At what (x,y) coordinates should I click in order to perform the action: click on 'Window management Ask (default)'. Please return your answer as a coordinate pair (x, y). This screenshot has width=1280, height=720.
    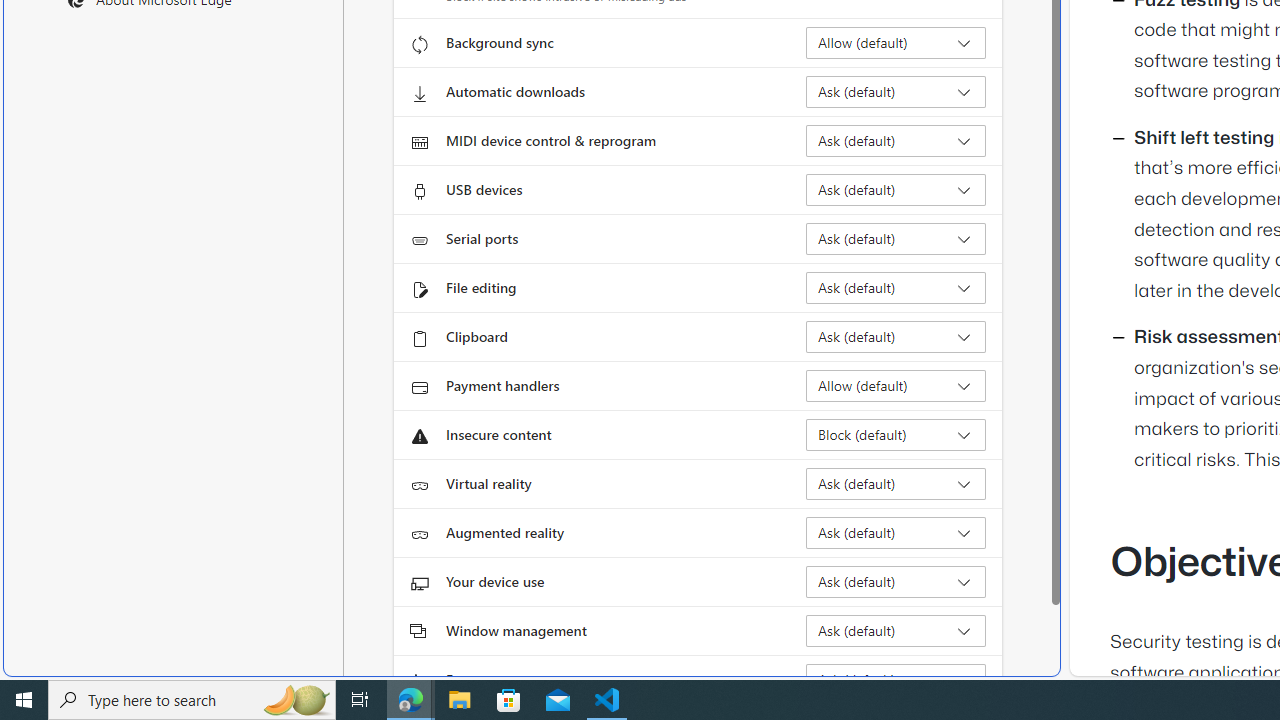
    Looking at the image, I should click on (895, 631).